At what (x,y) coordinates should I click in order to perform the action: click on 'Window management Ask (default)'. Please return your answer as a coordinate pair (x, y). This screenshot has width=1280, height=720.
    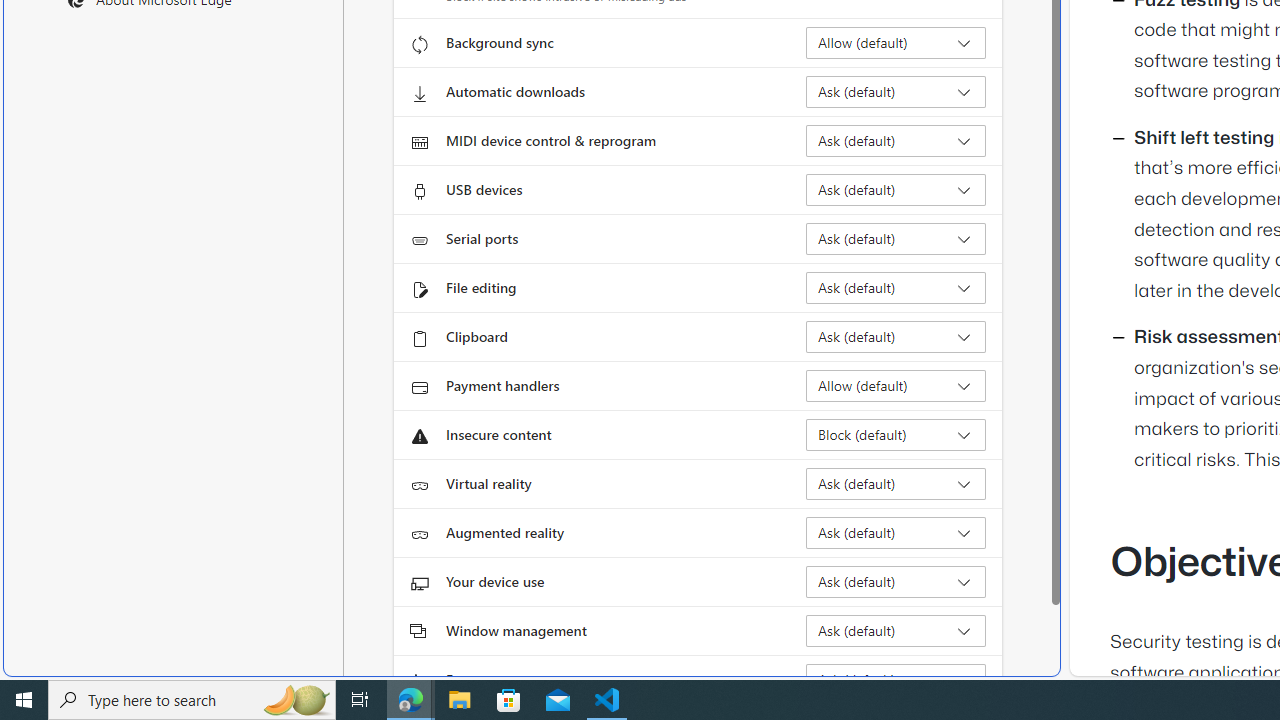
    Looking at the image, I should click on (895, 631).